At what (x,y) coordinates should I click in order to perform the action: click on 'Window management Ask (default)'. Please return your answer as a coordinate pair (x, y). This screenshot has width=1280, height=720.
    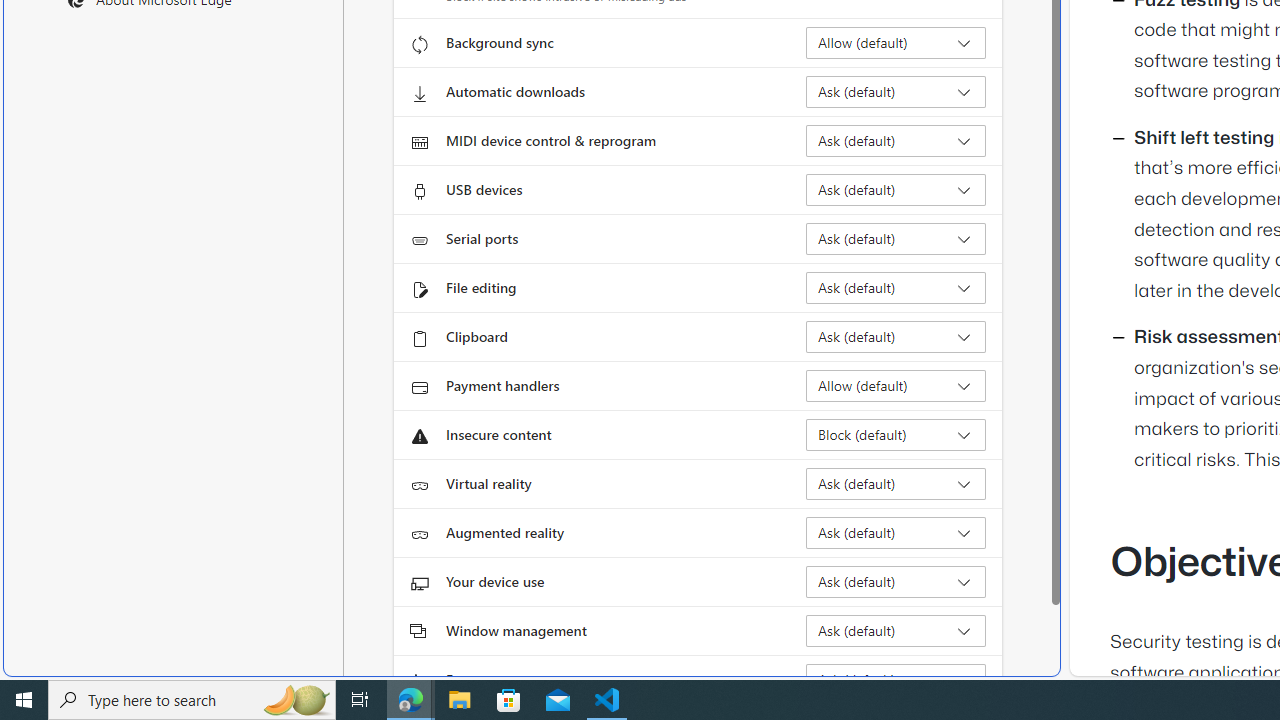
    Looking at the image, I should click on (895, 631).